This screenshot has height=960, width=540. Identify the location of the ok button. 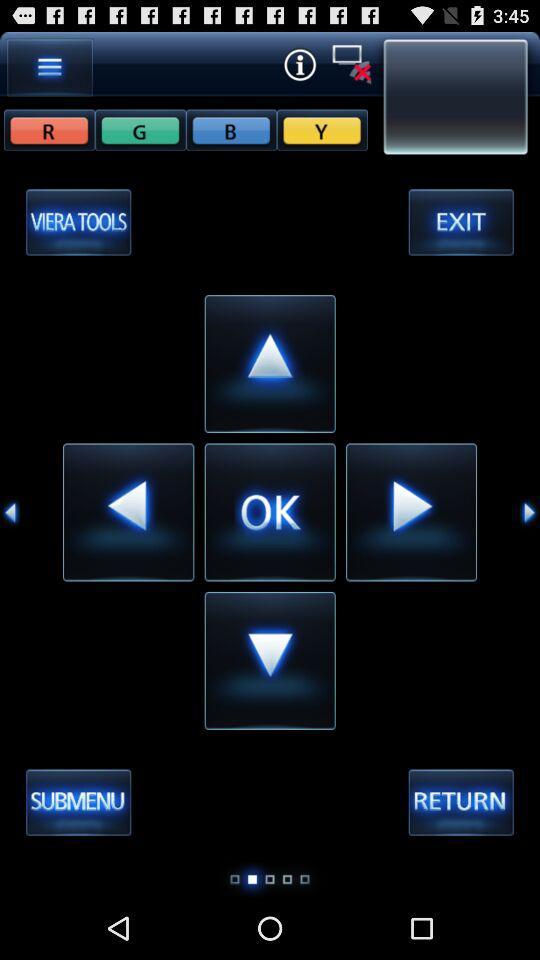
(270, 510).